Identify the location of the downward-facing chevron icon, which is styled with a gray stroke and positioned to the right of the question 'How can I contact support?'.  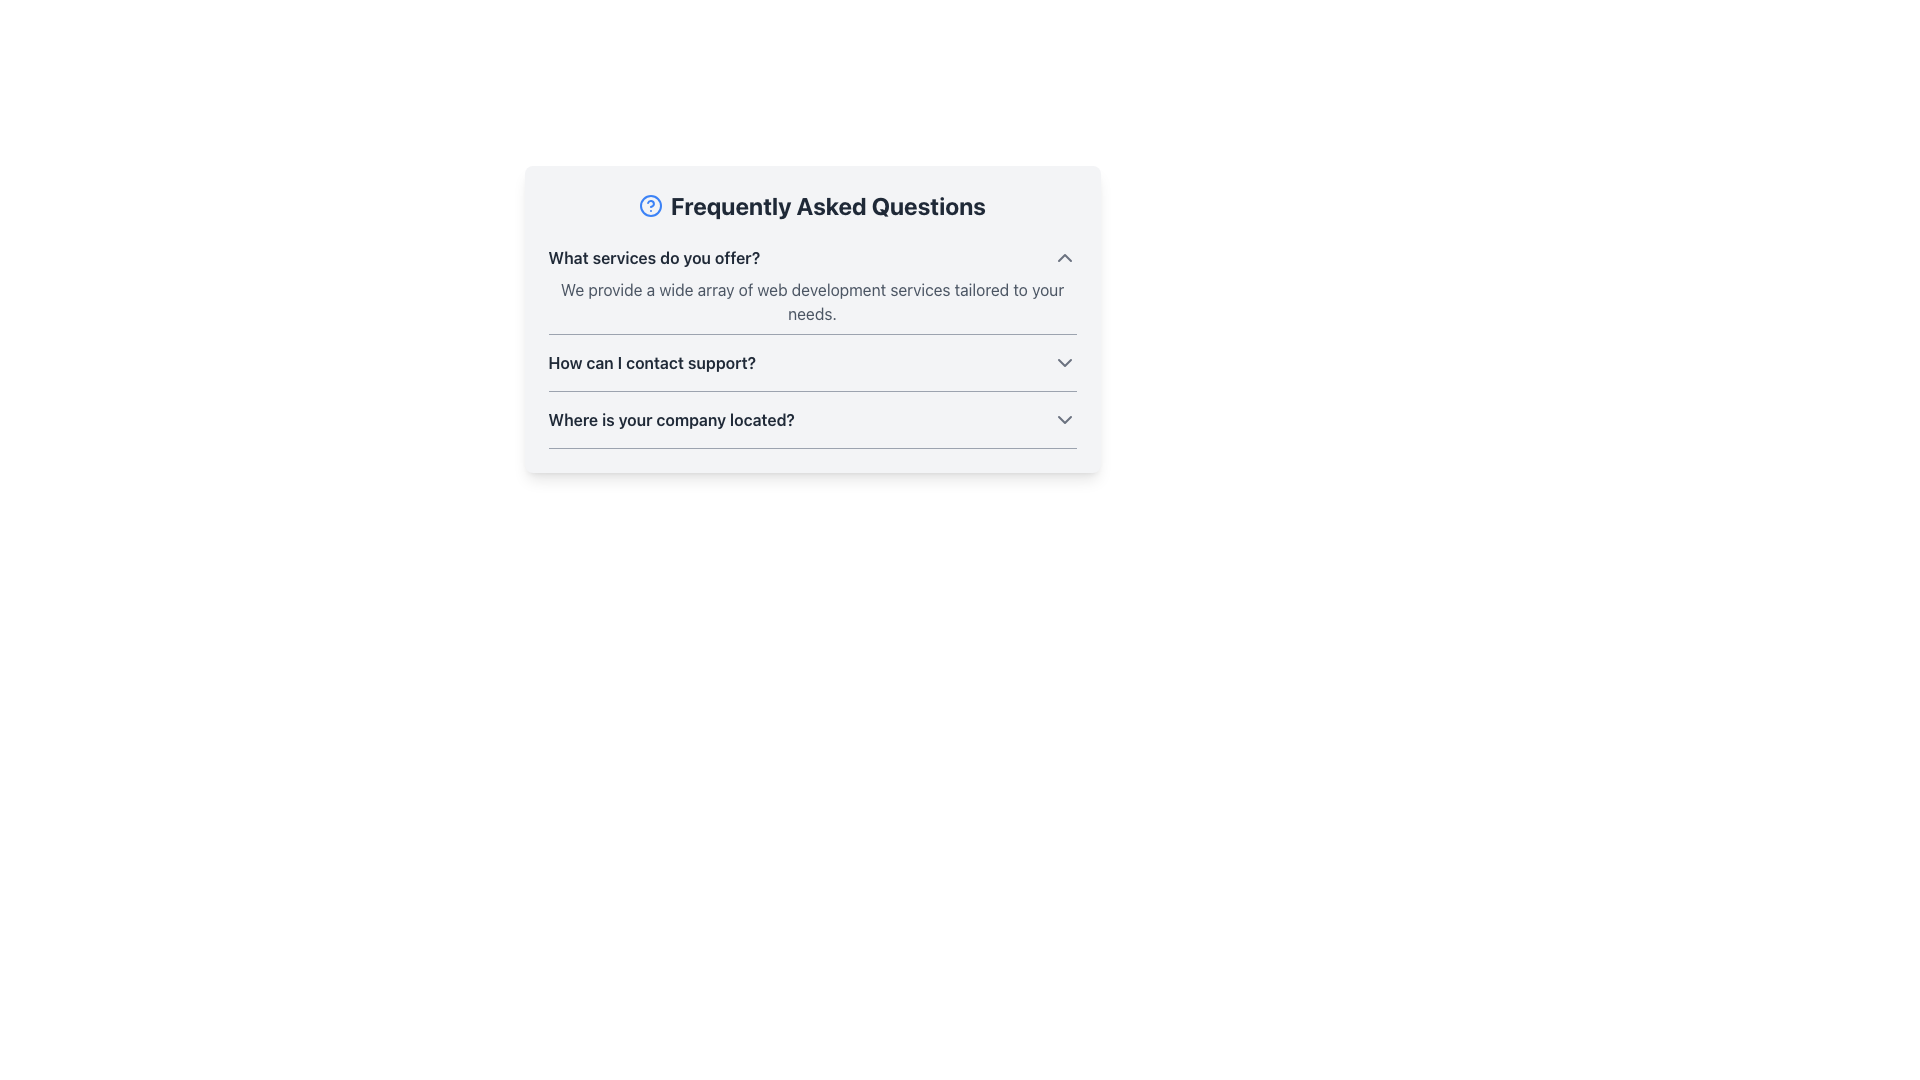
(1063, 362).